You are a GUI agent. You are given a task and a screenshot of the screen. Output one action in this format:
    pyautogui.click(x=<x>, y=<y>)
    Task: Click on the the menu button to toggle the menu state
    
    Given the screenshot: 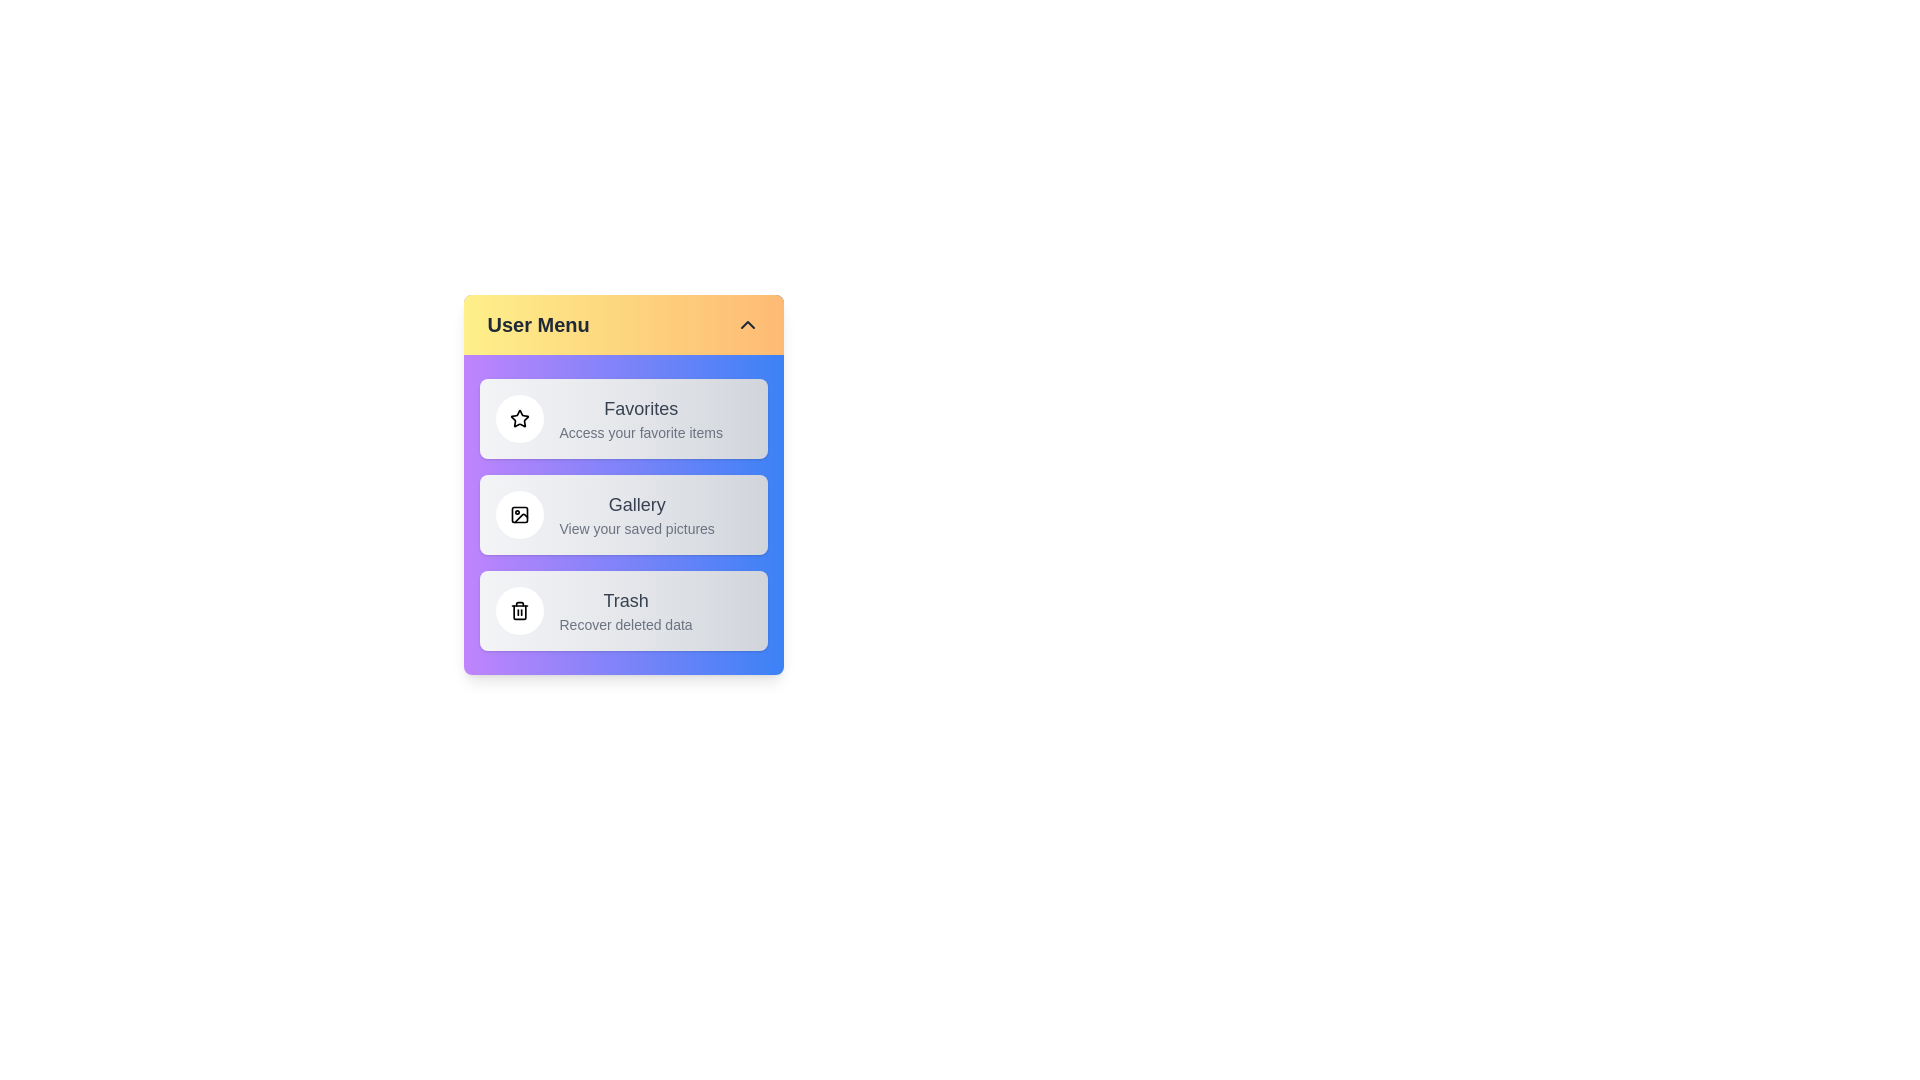 What is the action you would take?
    pyautogui.click(x=622, y=323)
    